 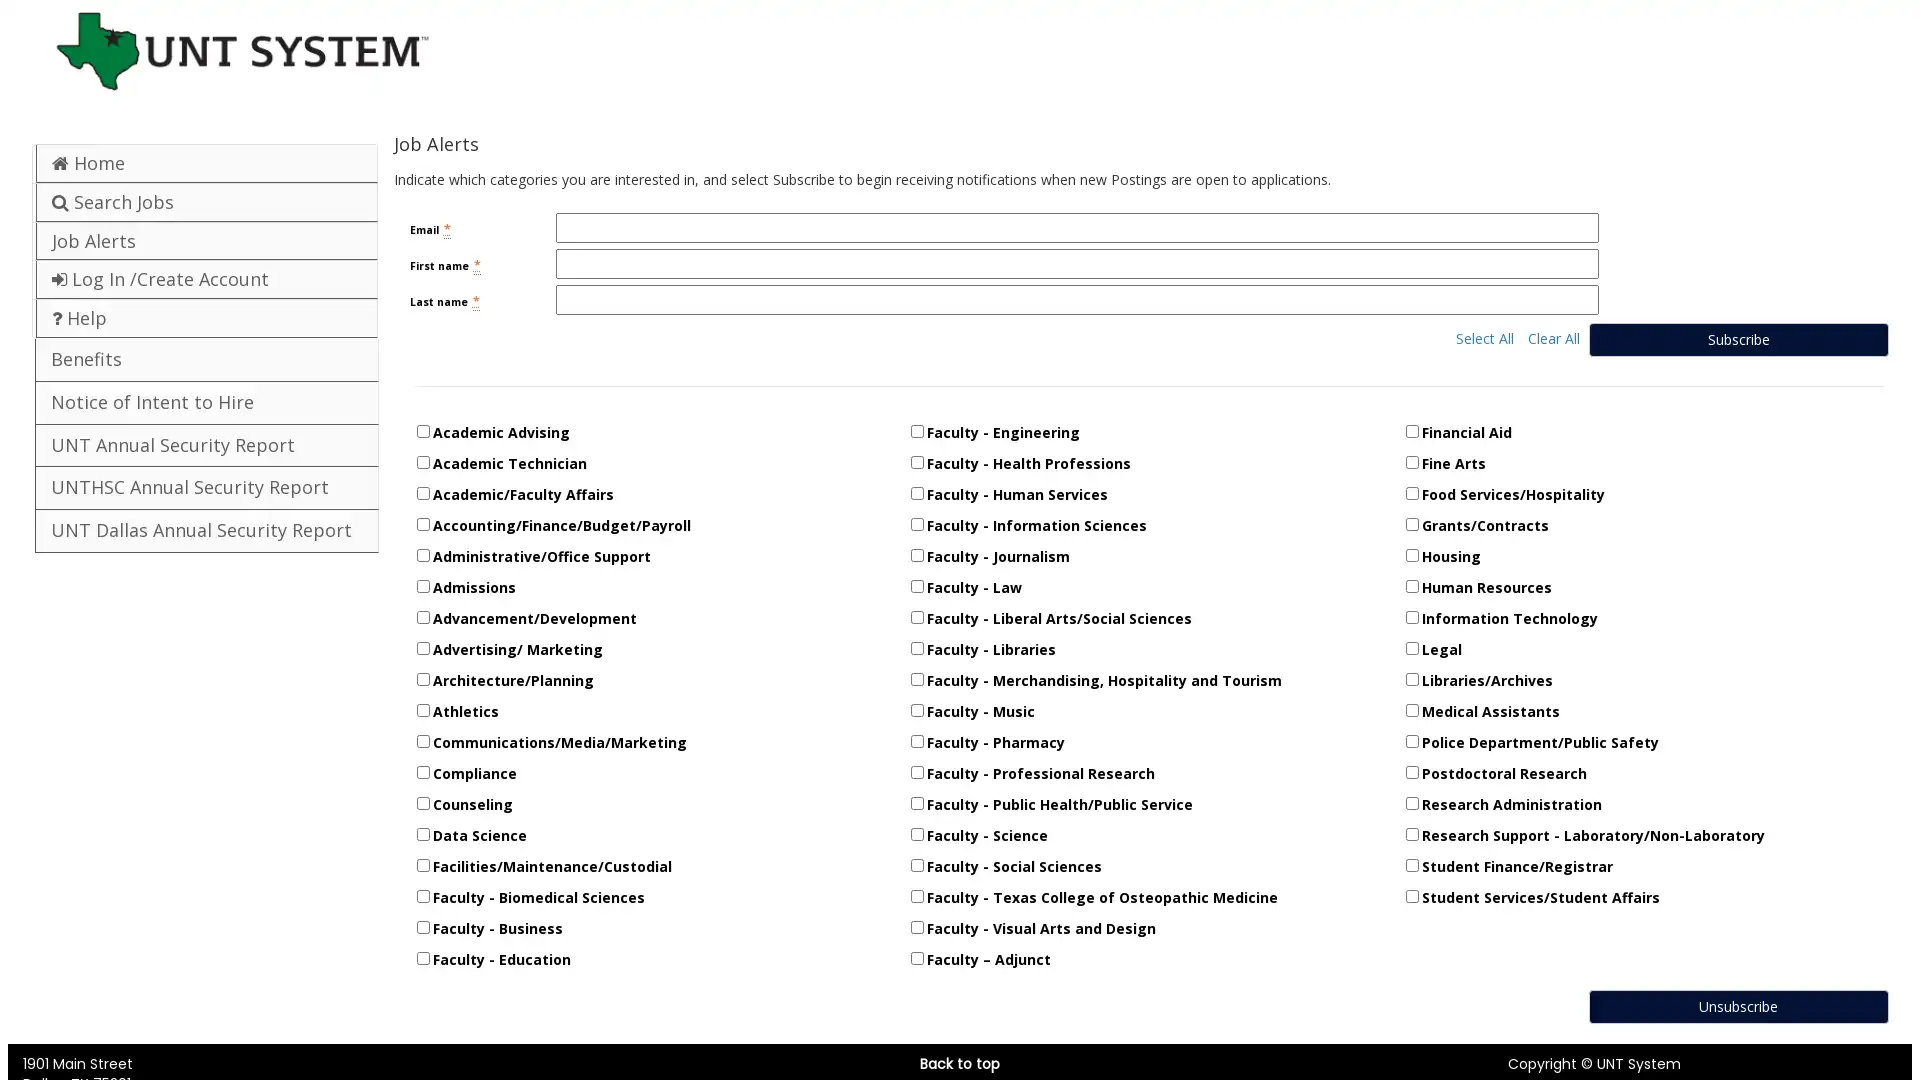 I want to click on Unsubscribe, so click(x=1736, y=1006).